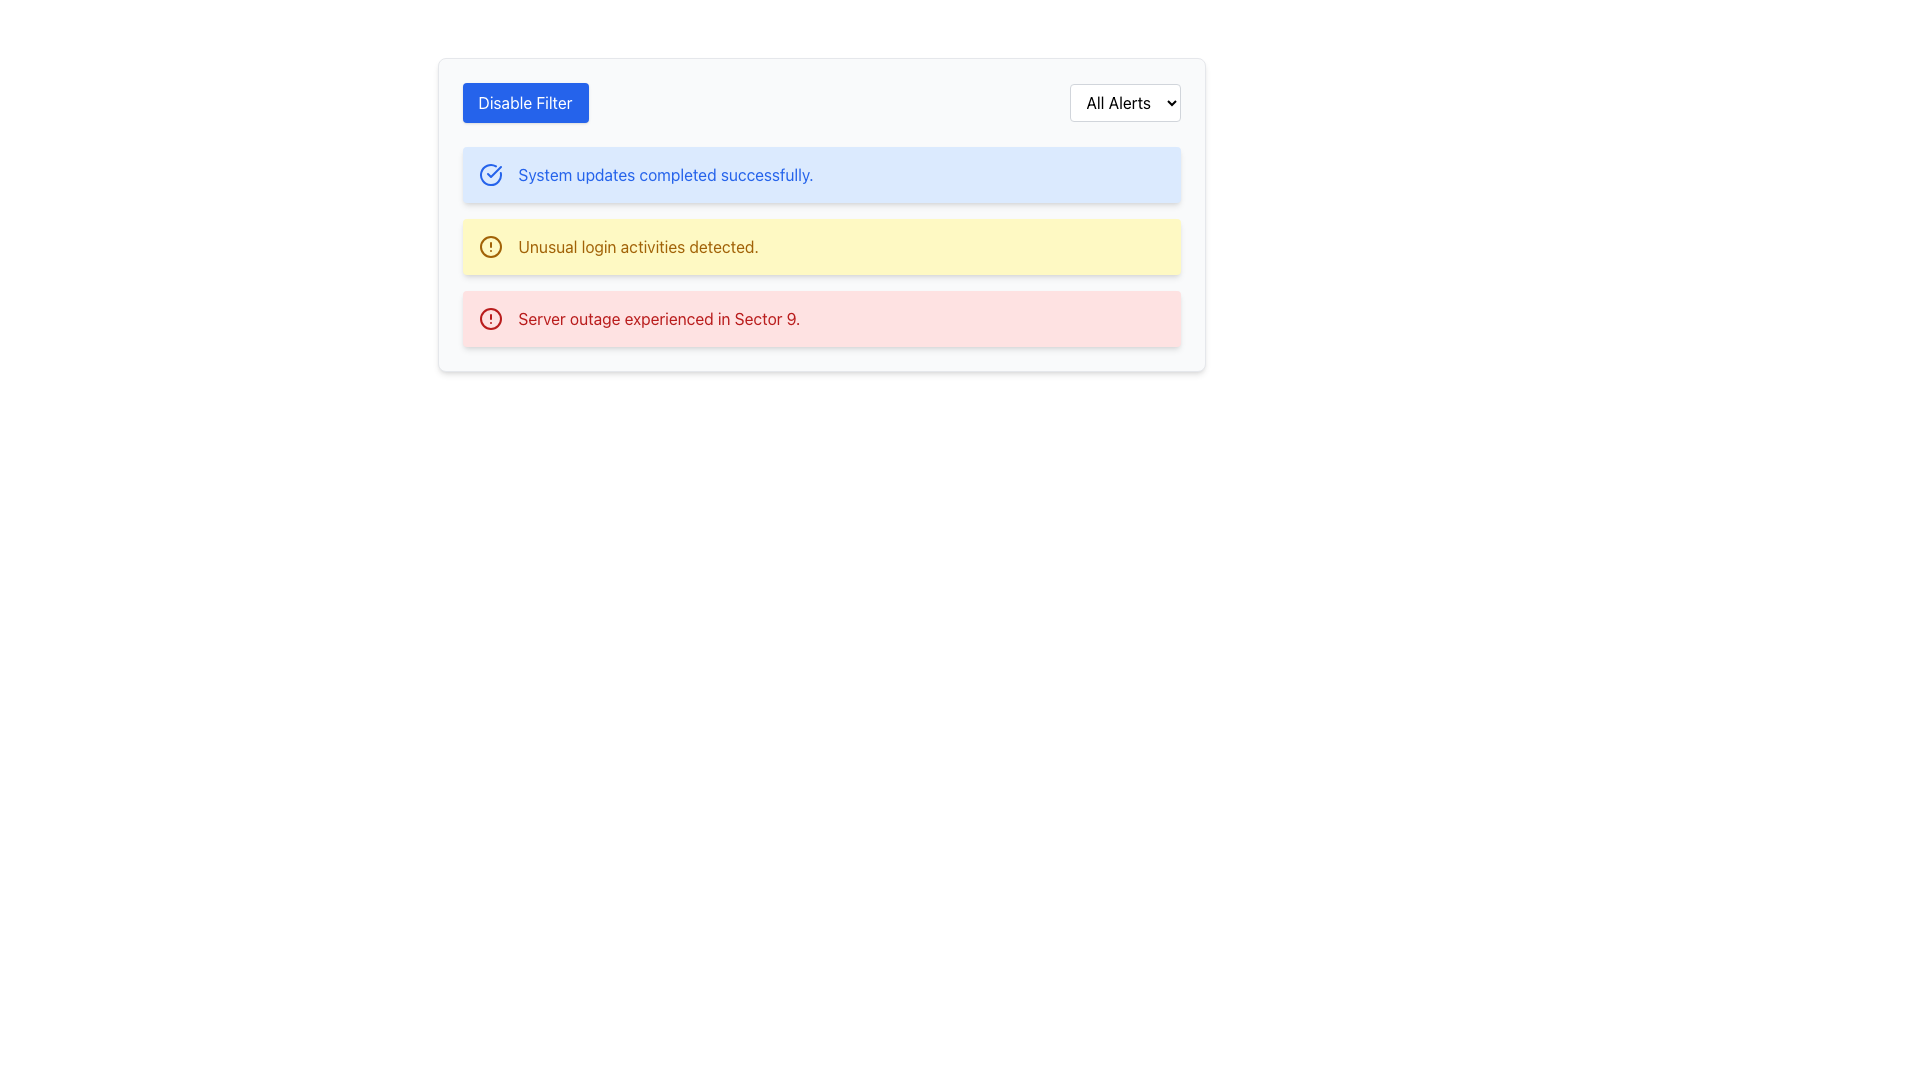 The image size is (1920, 1080). What do you see at coordinates (490, 318) in the screenshot?
I see `the red circular graphical icon representing the alert within the third alert notification at the bottom of the list of alerts` at bounding box center [490, 318].